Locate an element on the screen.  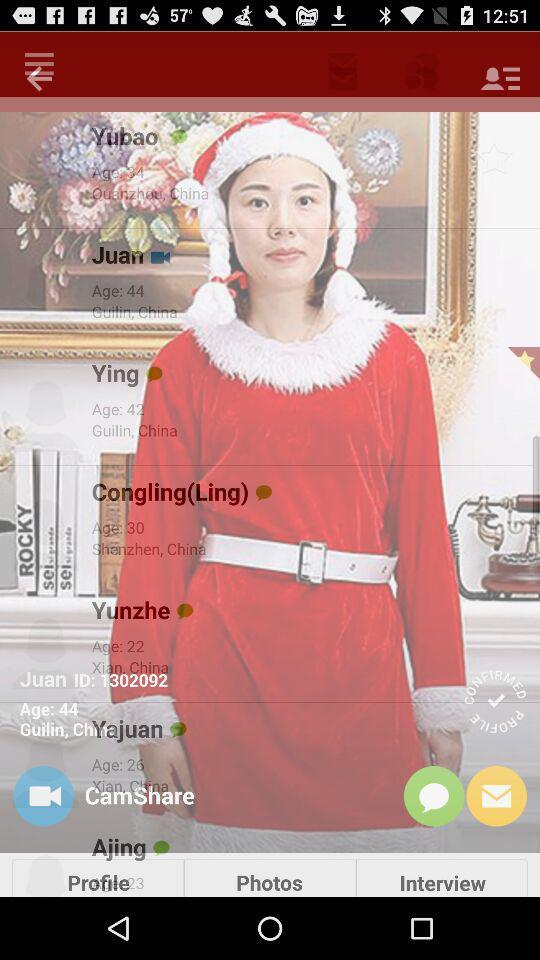
the icon right to conglingling is located at coordinates (264, 491).